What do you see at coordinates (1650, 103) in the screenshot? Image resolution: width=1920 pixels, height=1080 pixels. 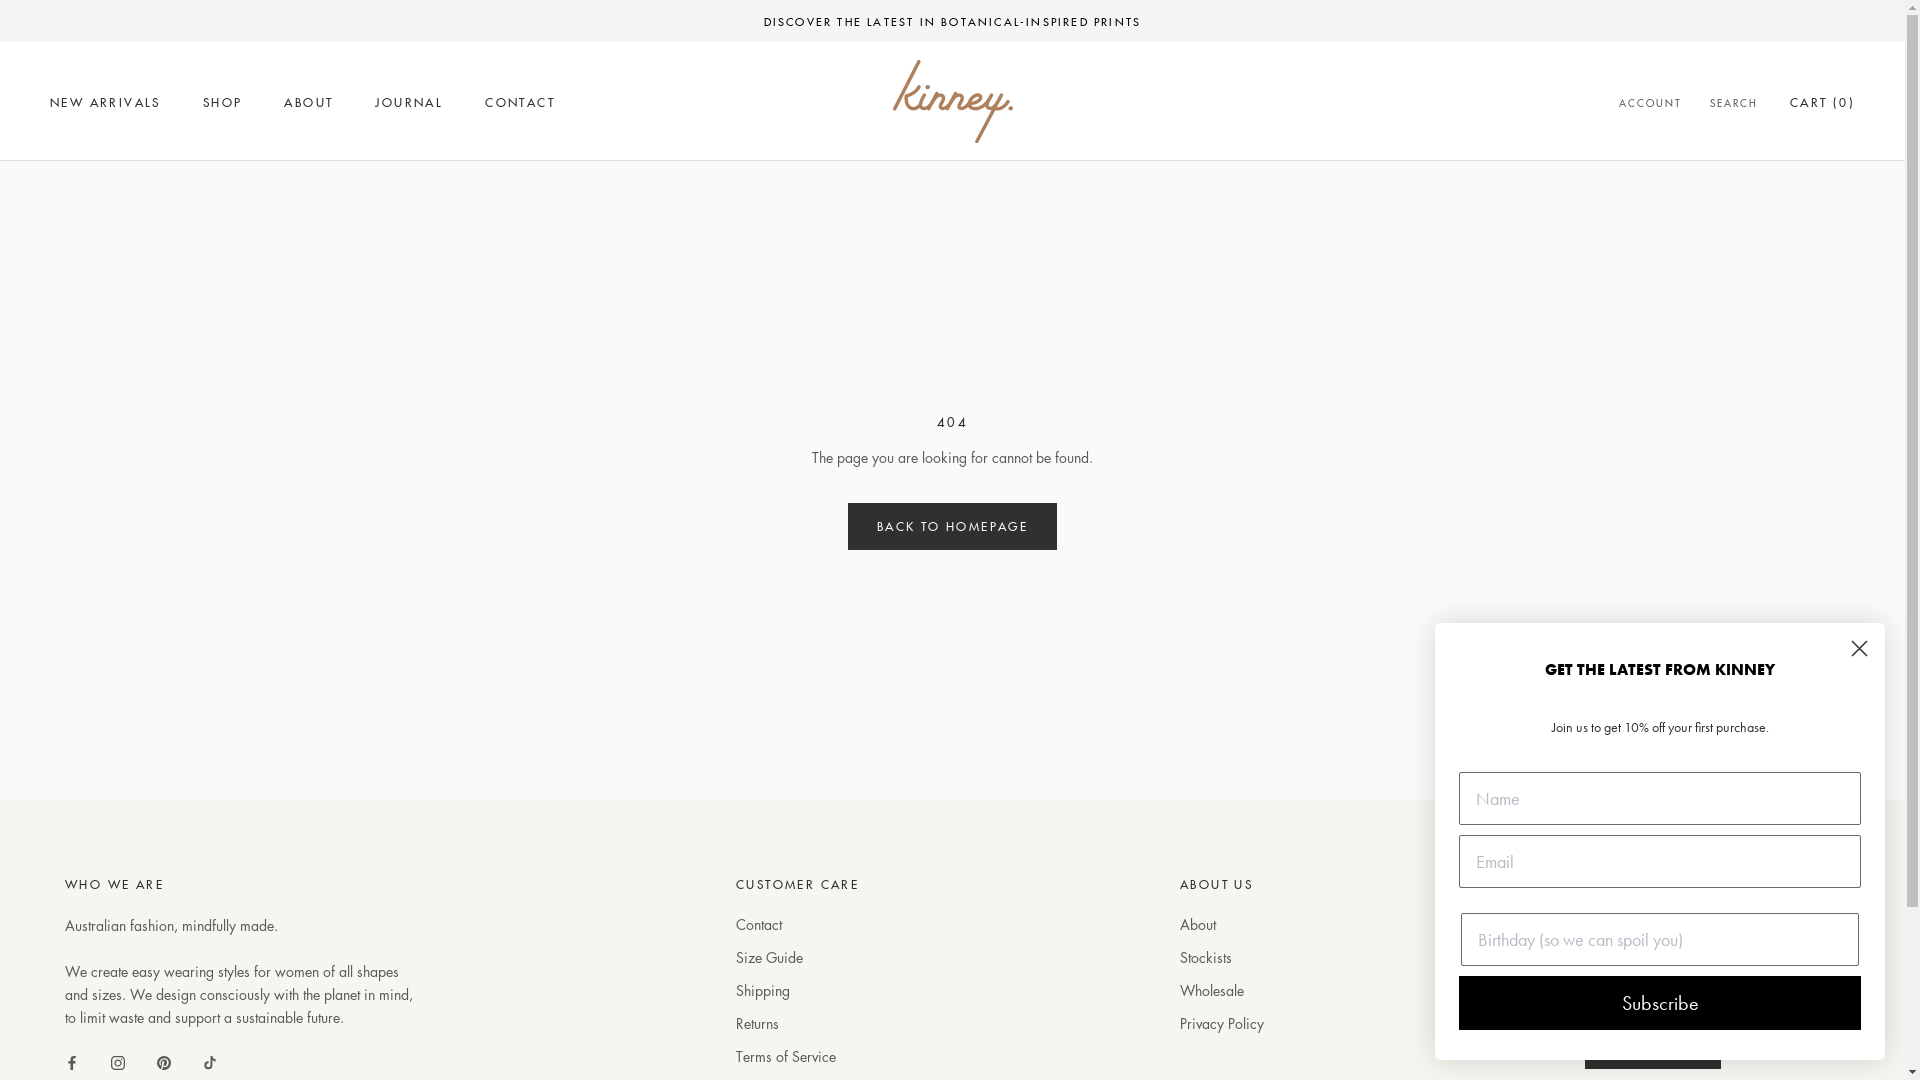 I see `'ACCOUNT'` at bounding box center [1650, 103].